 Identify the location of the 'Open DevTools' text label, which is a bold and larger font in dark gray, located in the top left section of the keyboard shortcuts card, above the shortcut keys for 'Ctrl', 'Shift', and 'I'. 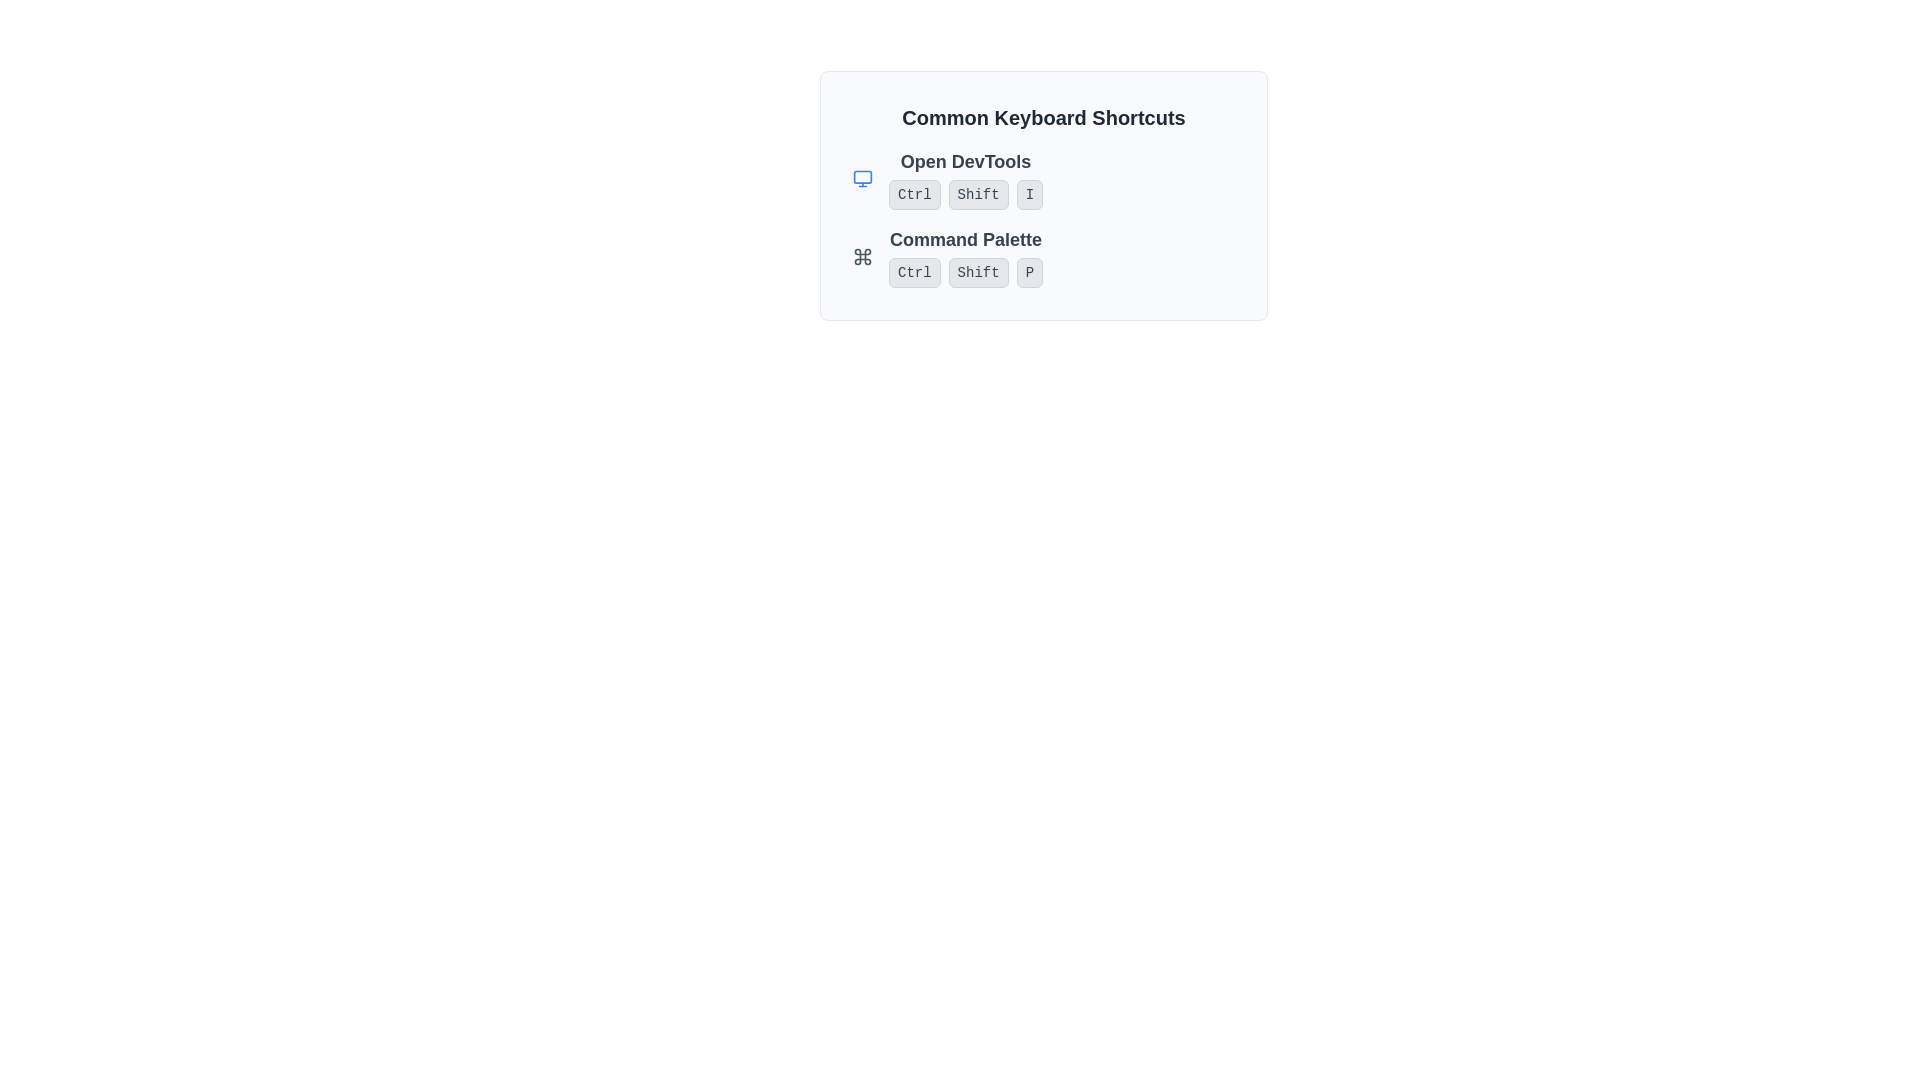
(965, 161).